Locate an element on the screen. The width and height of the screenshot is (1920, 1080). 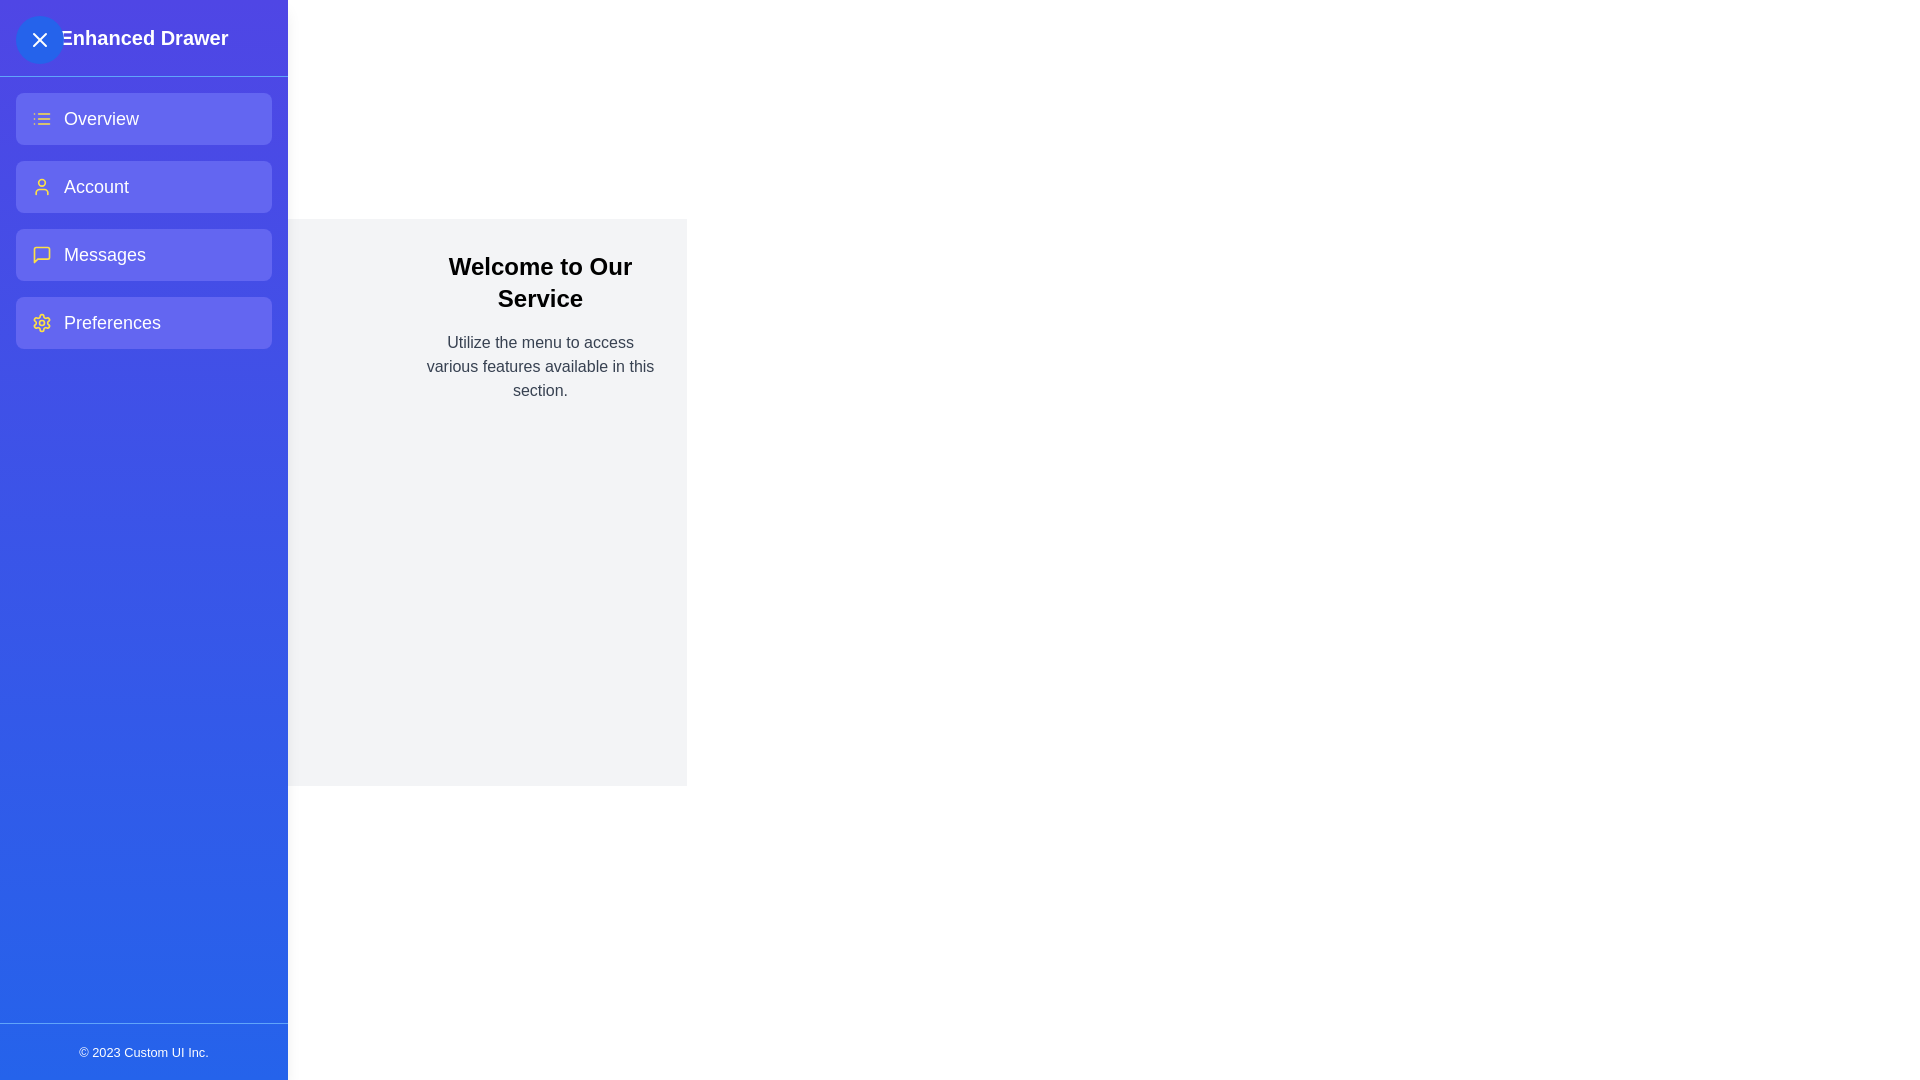
the gear-shaped settings icon located to the left of the 'Preferences' text label in the sidebar navigation panel to associate the visual with the 'Preferences' feature is located at coordinates (42, 322).